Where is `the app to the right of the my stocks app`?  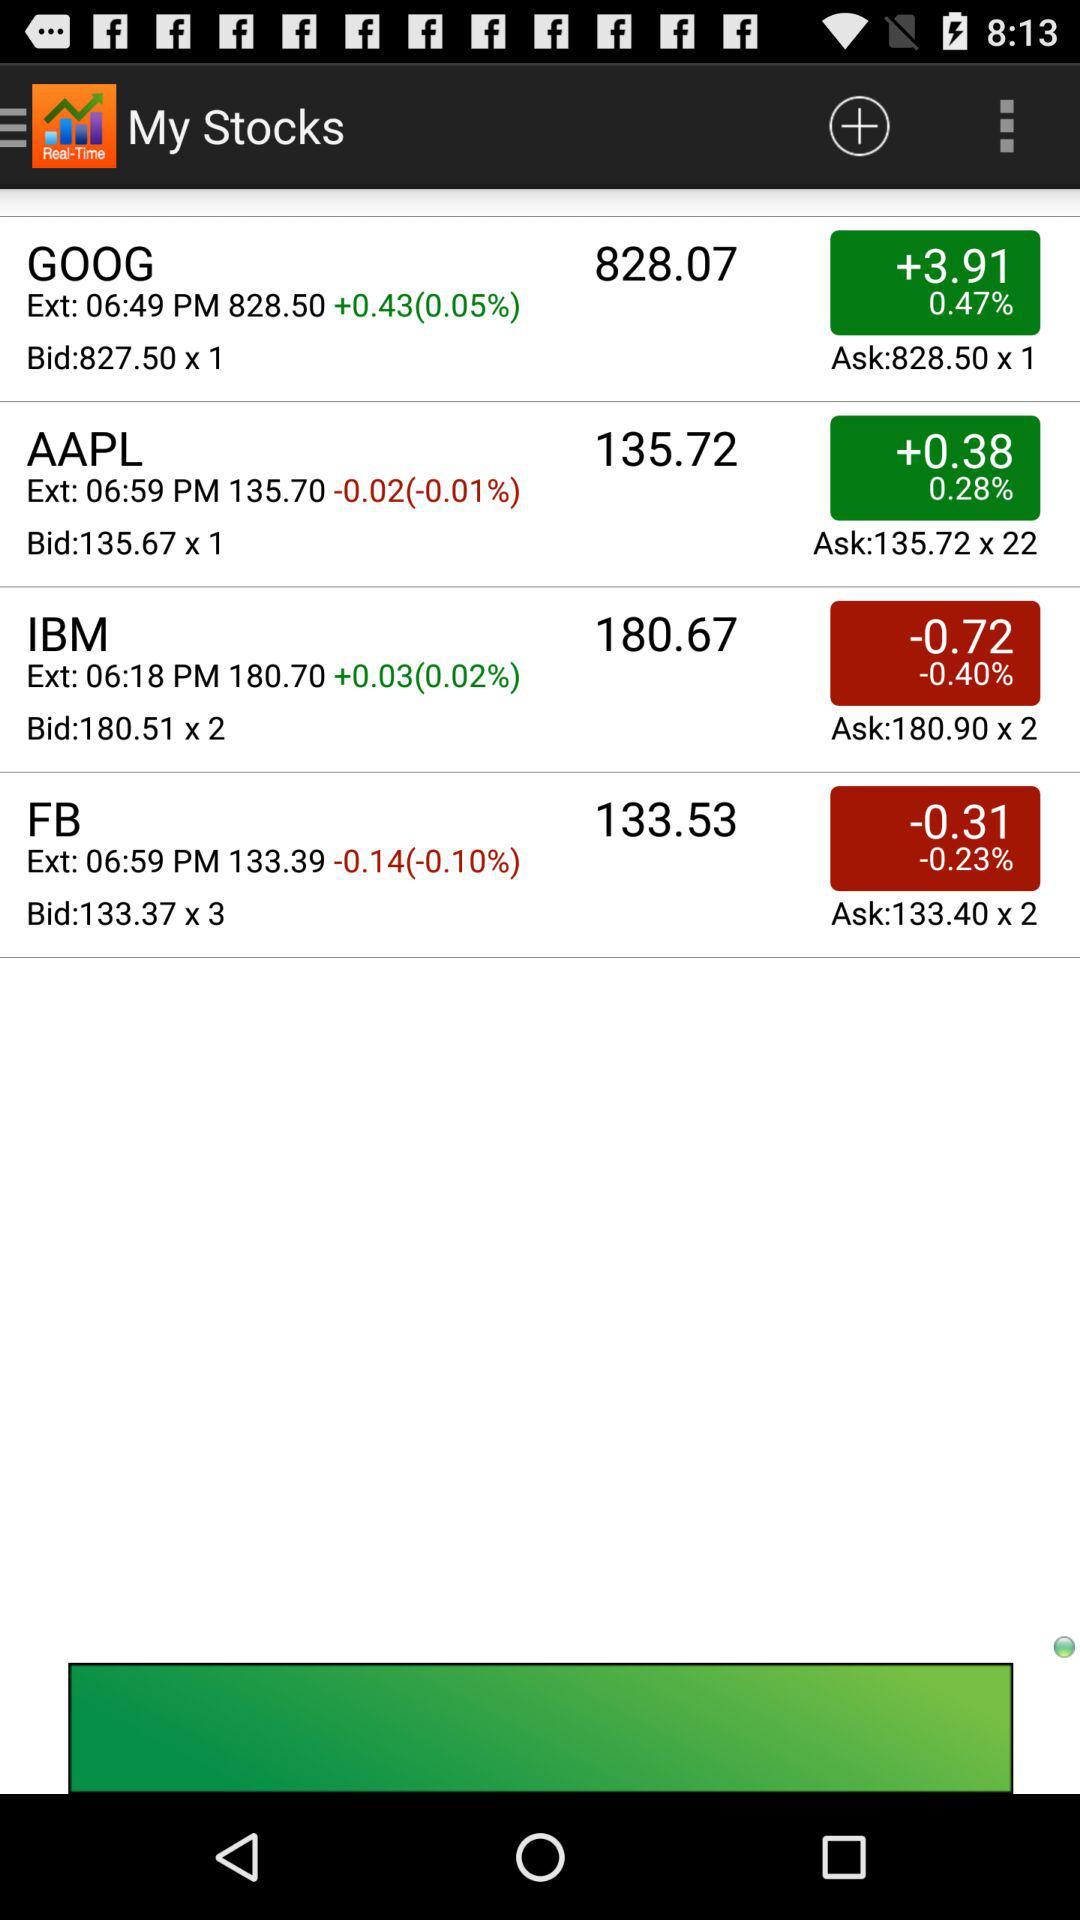
the app to the right of the my stocks app is located at coordinates (858, 124).